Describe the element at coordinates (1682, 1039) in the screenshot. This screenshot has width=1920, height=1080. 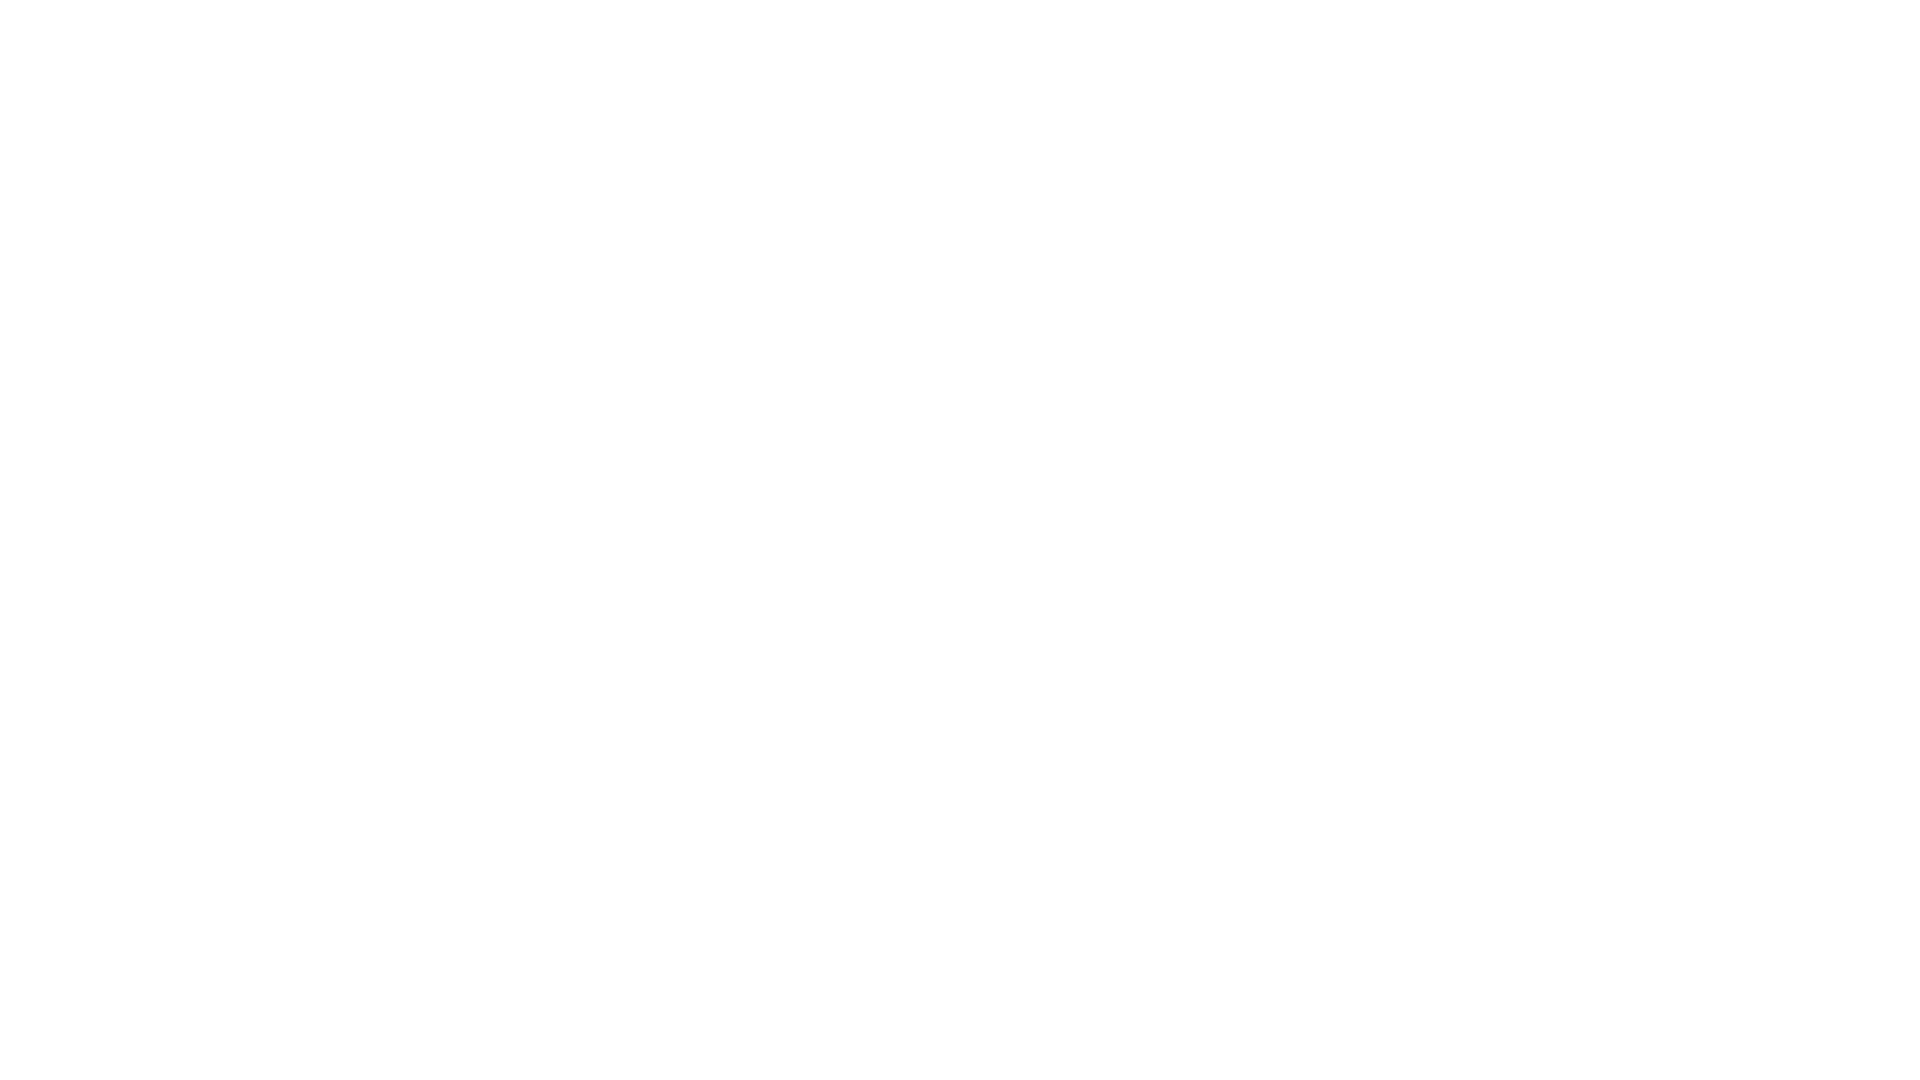
I see `Turn on Shuffle` at that location.